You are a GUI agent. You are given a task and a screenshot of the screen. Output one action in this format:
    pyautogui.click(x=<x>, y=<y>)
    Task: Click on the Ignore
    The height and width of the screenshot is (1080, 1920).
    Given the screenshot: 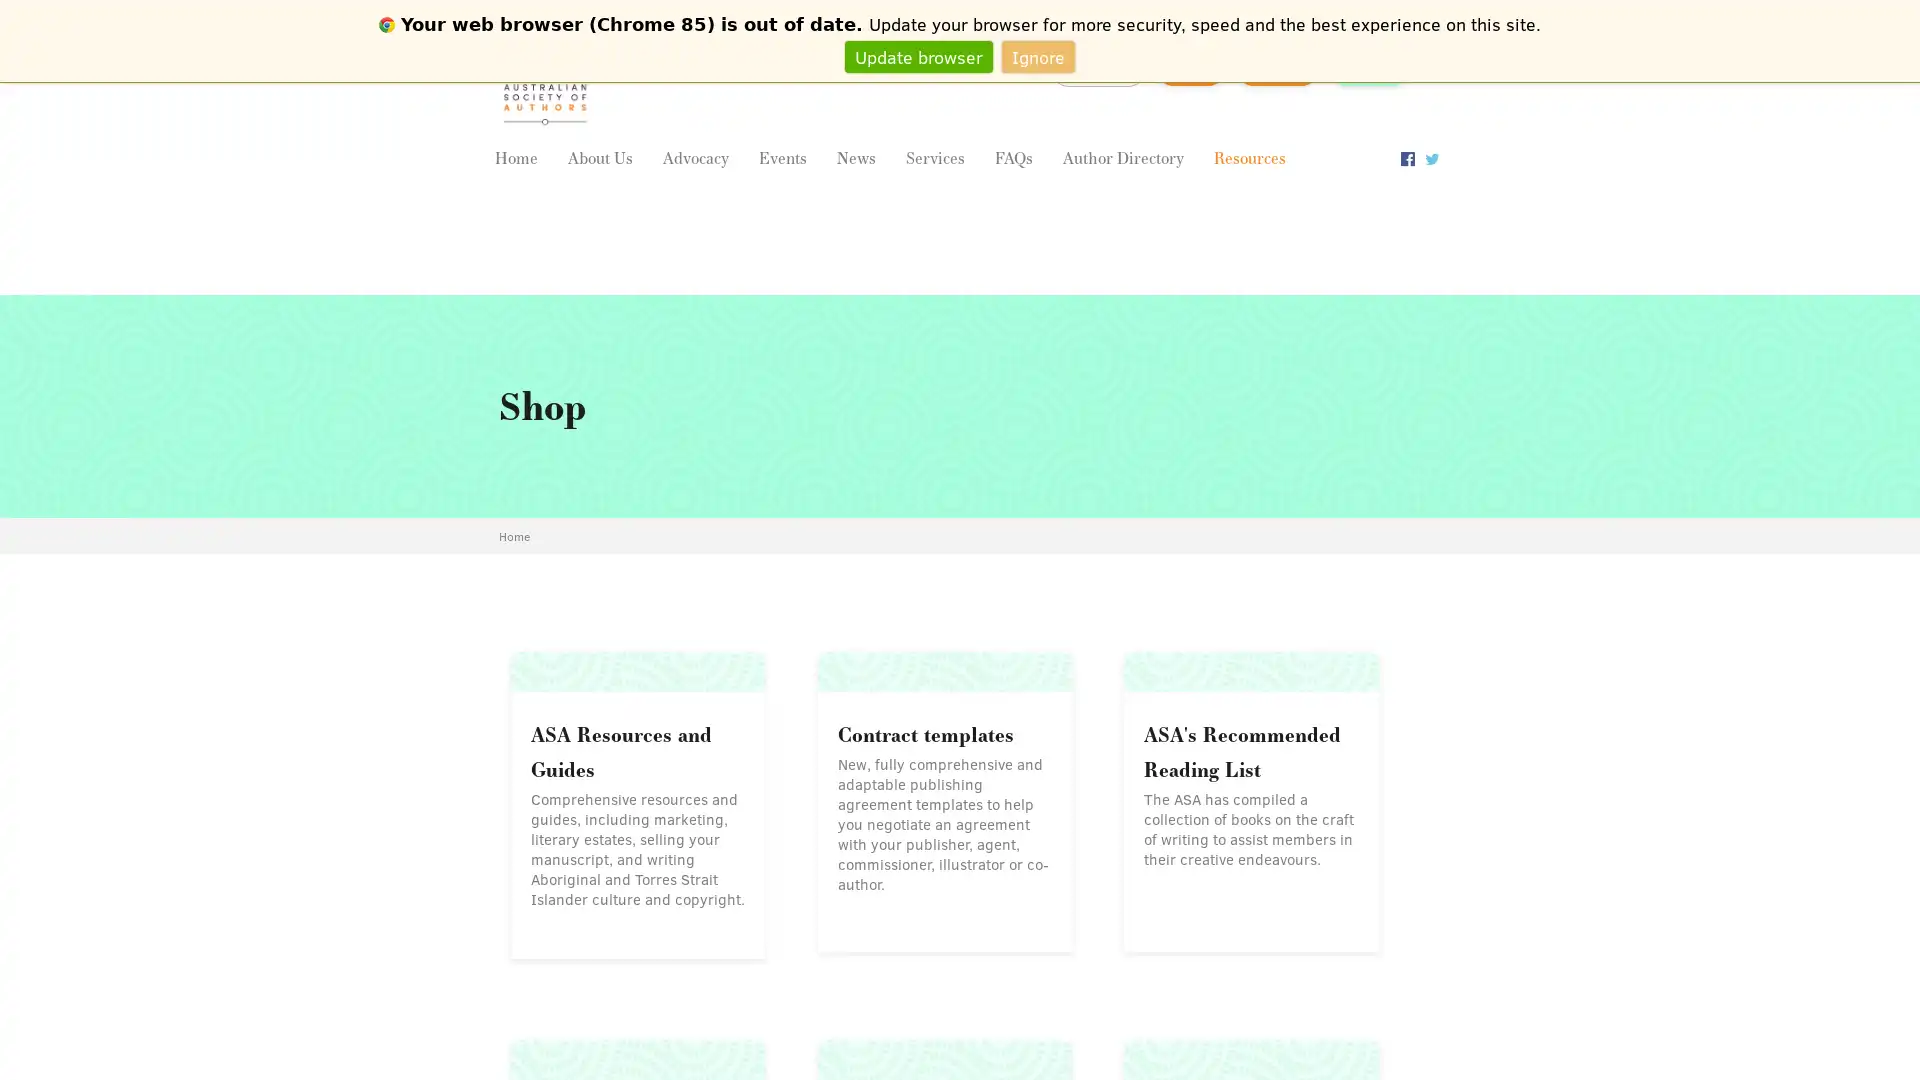 What is the action you would take?
    pyautogui.click(x=1038, y=55)
    